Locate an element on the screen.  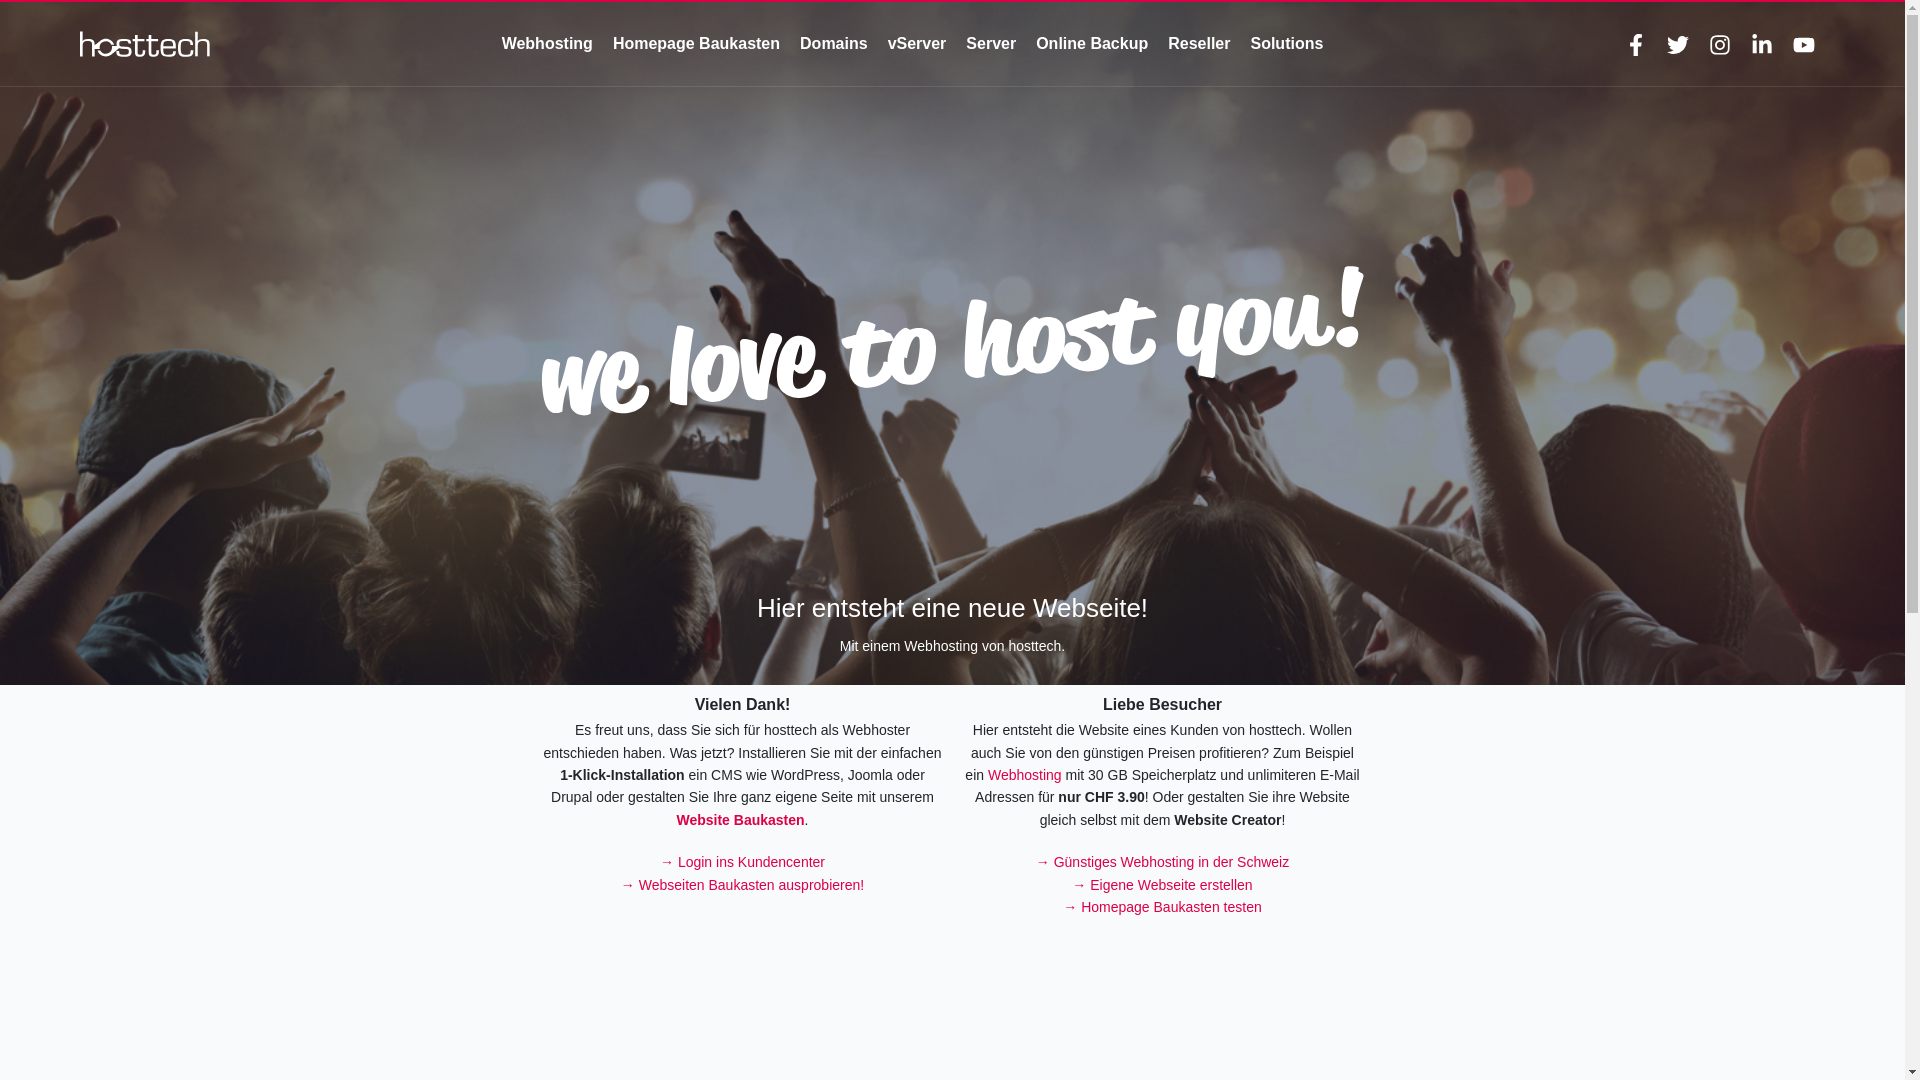
'Server' is located at coordinates (990, 43).